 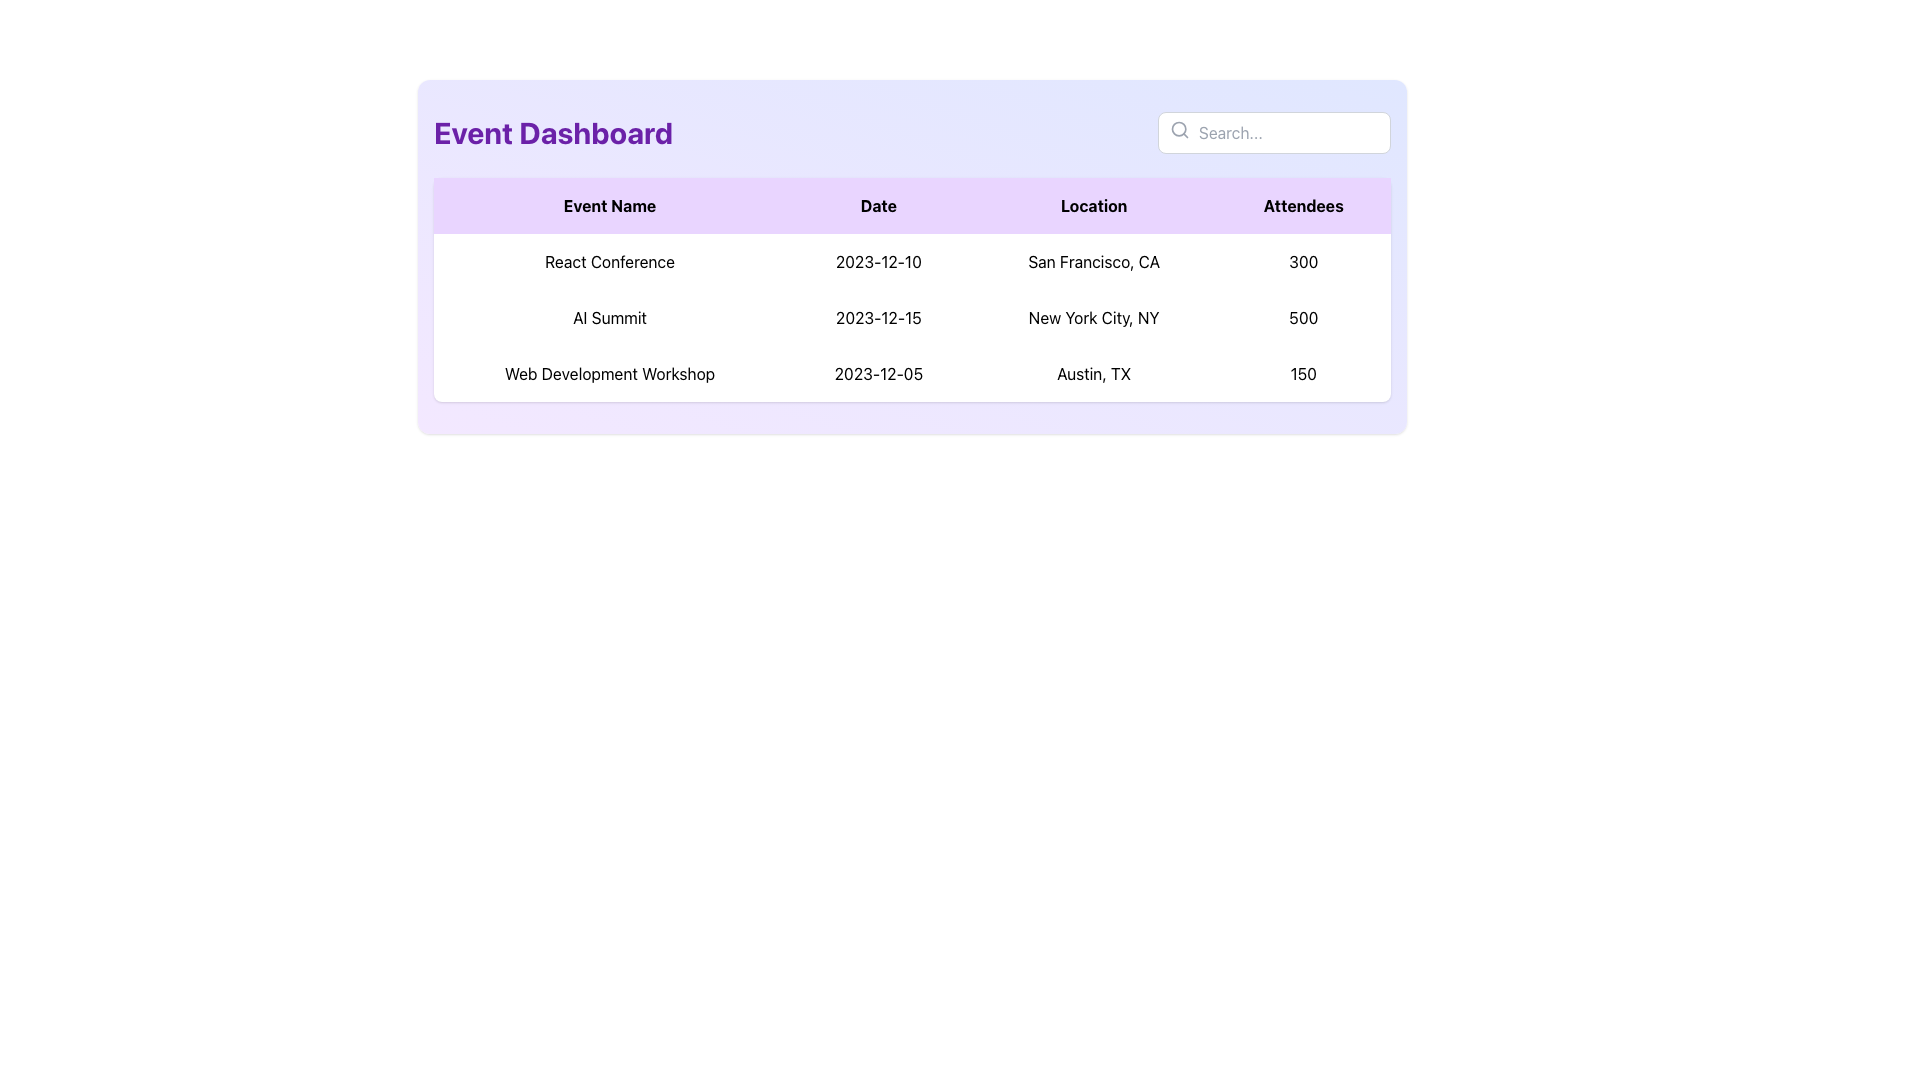 I want to click on the text label displaying 'Austin, TX', which is located in the third column of the third row of the event details table under the 'Location' column, so click(x=1093, y=374).